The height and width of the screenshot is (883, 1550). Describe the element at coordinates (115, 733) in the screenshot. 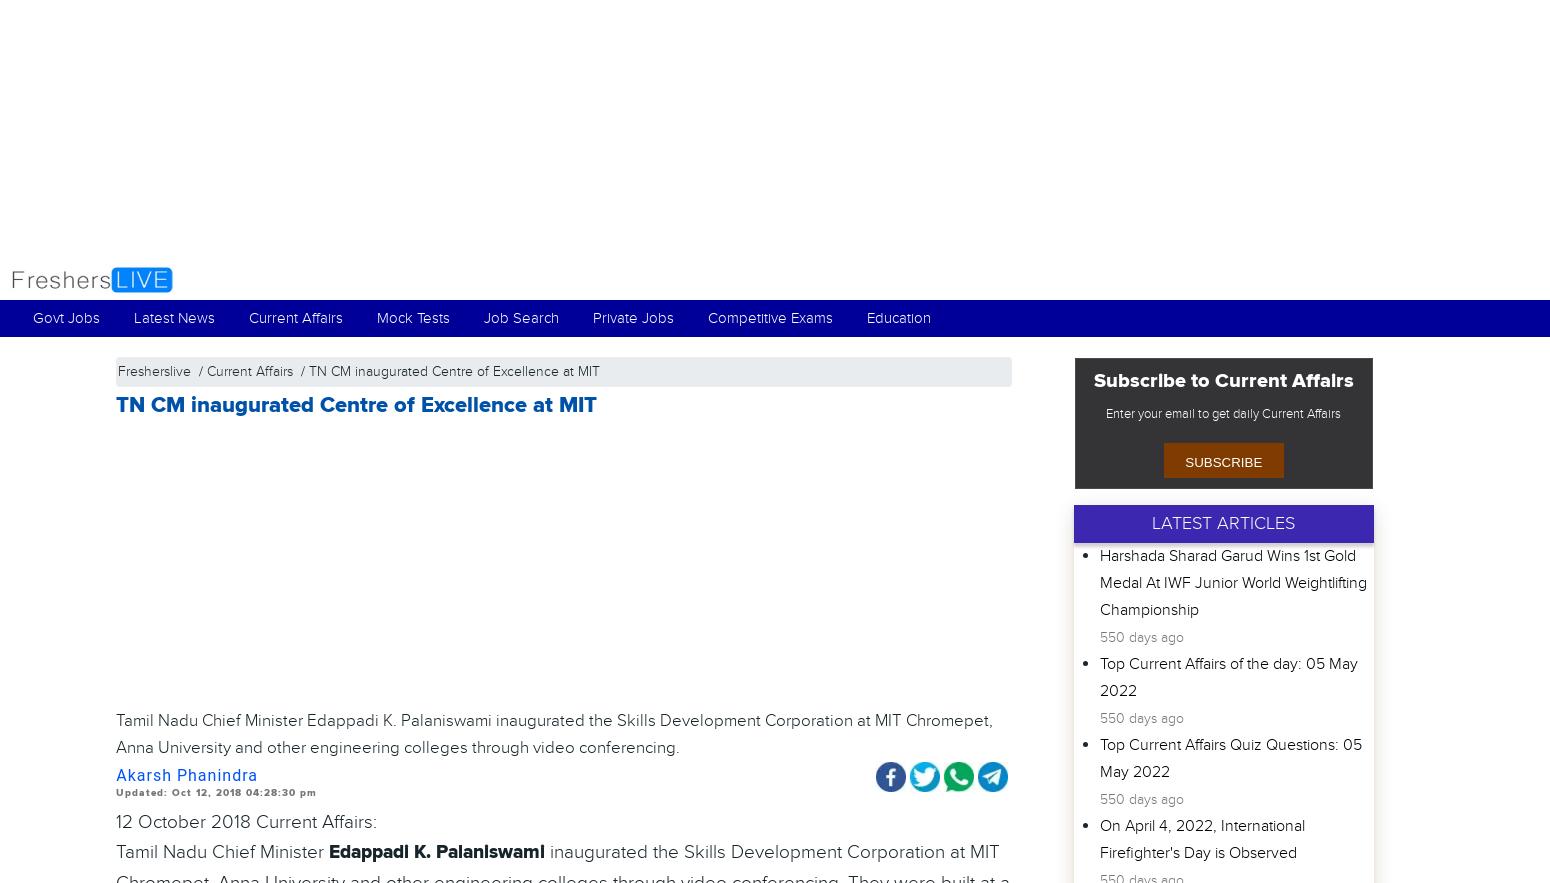

I see `'Tamil Nadu Chief Minister Edappadi K. Palaniswami inaugurated the Skills Development Corporation at MIT Chromepet, Anna University and other engineering colleges through video conferencing.'` at that location.